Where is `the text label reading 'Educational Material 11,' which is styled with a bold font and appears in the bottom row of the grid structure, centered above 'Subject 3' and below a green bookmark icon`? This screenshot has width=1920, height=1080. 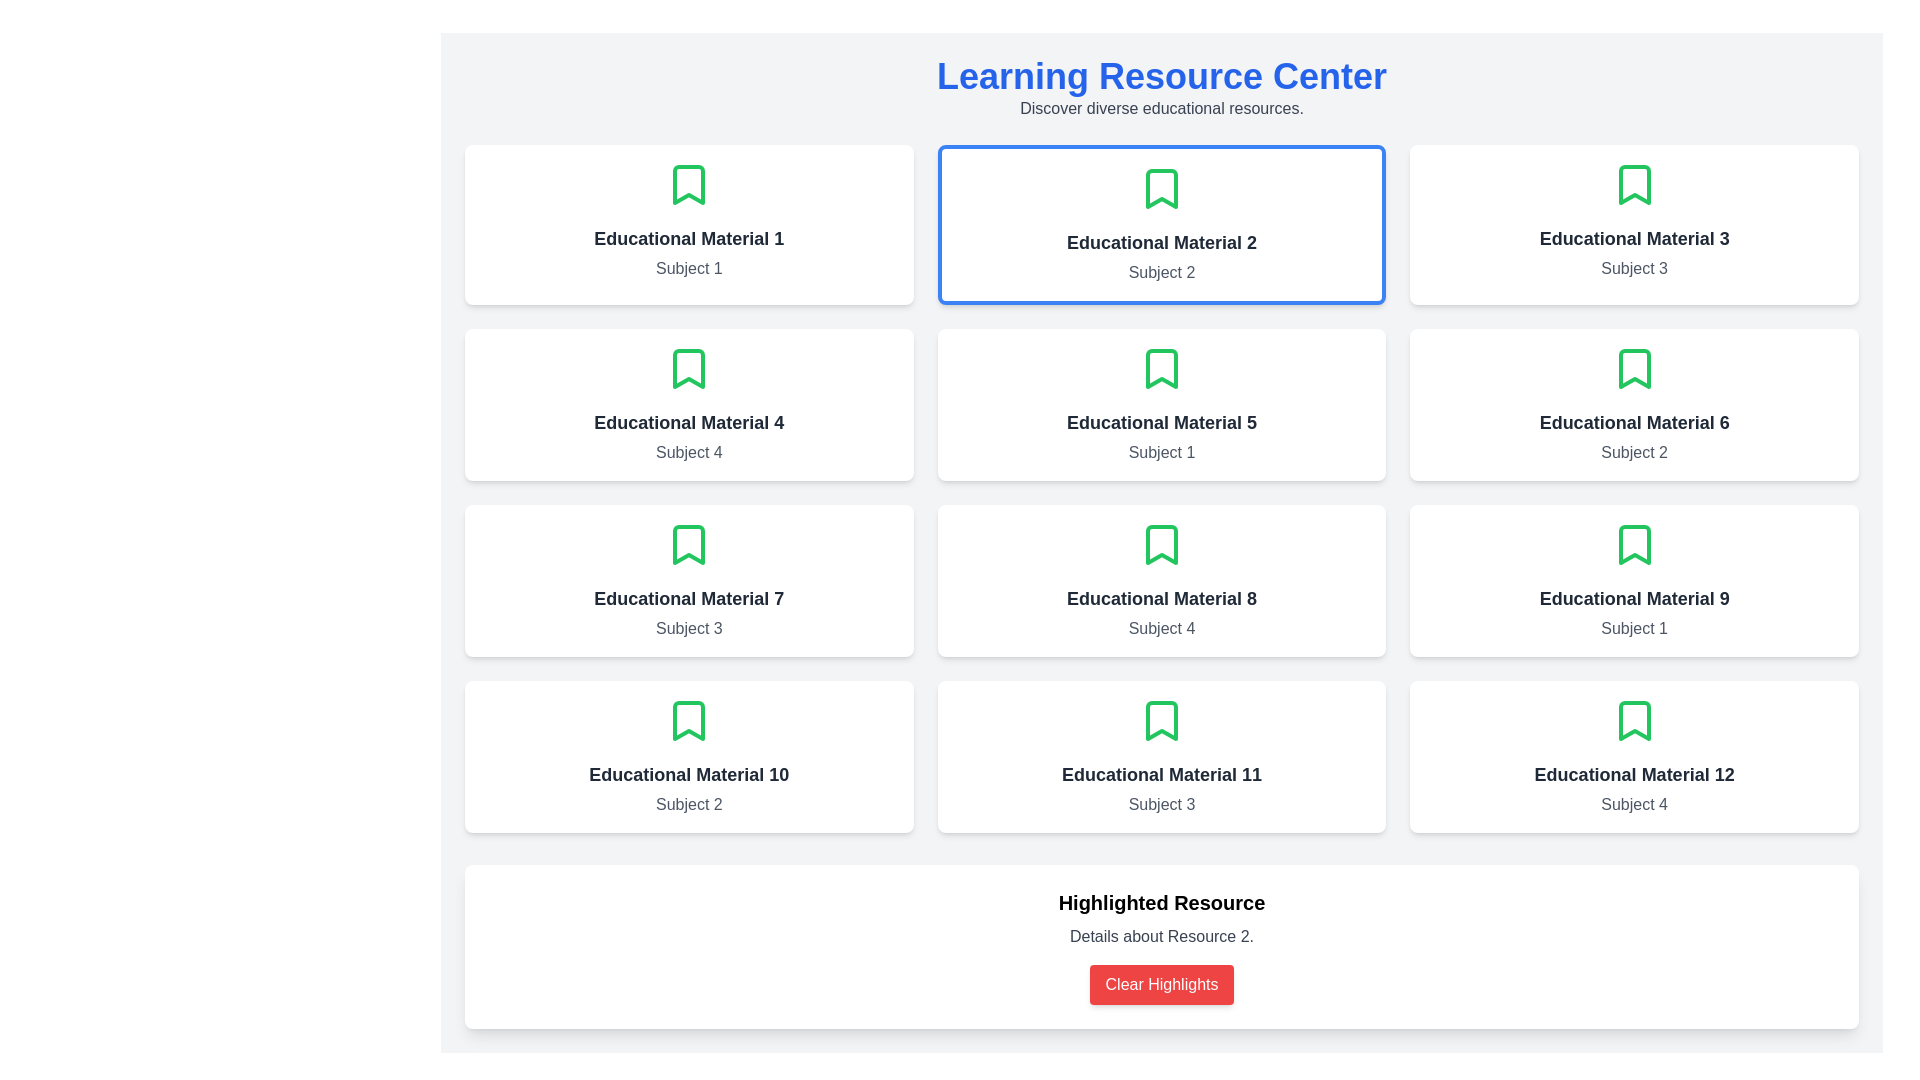
the text label reading 'Educational Material 11,' which is styled with a bold font and appears in the bottom row of the grid structure, centered above 'Subject 3' and below a green bookmark icon is located at coordinates (1161, 774).